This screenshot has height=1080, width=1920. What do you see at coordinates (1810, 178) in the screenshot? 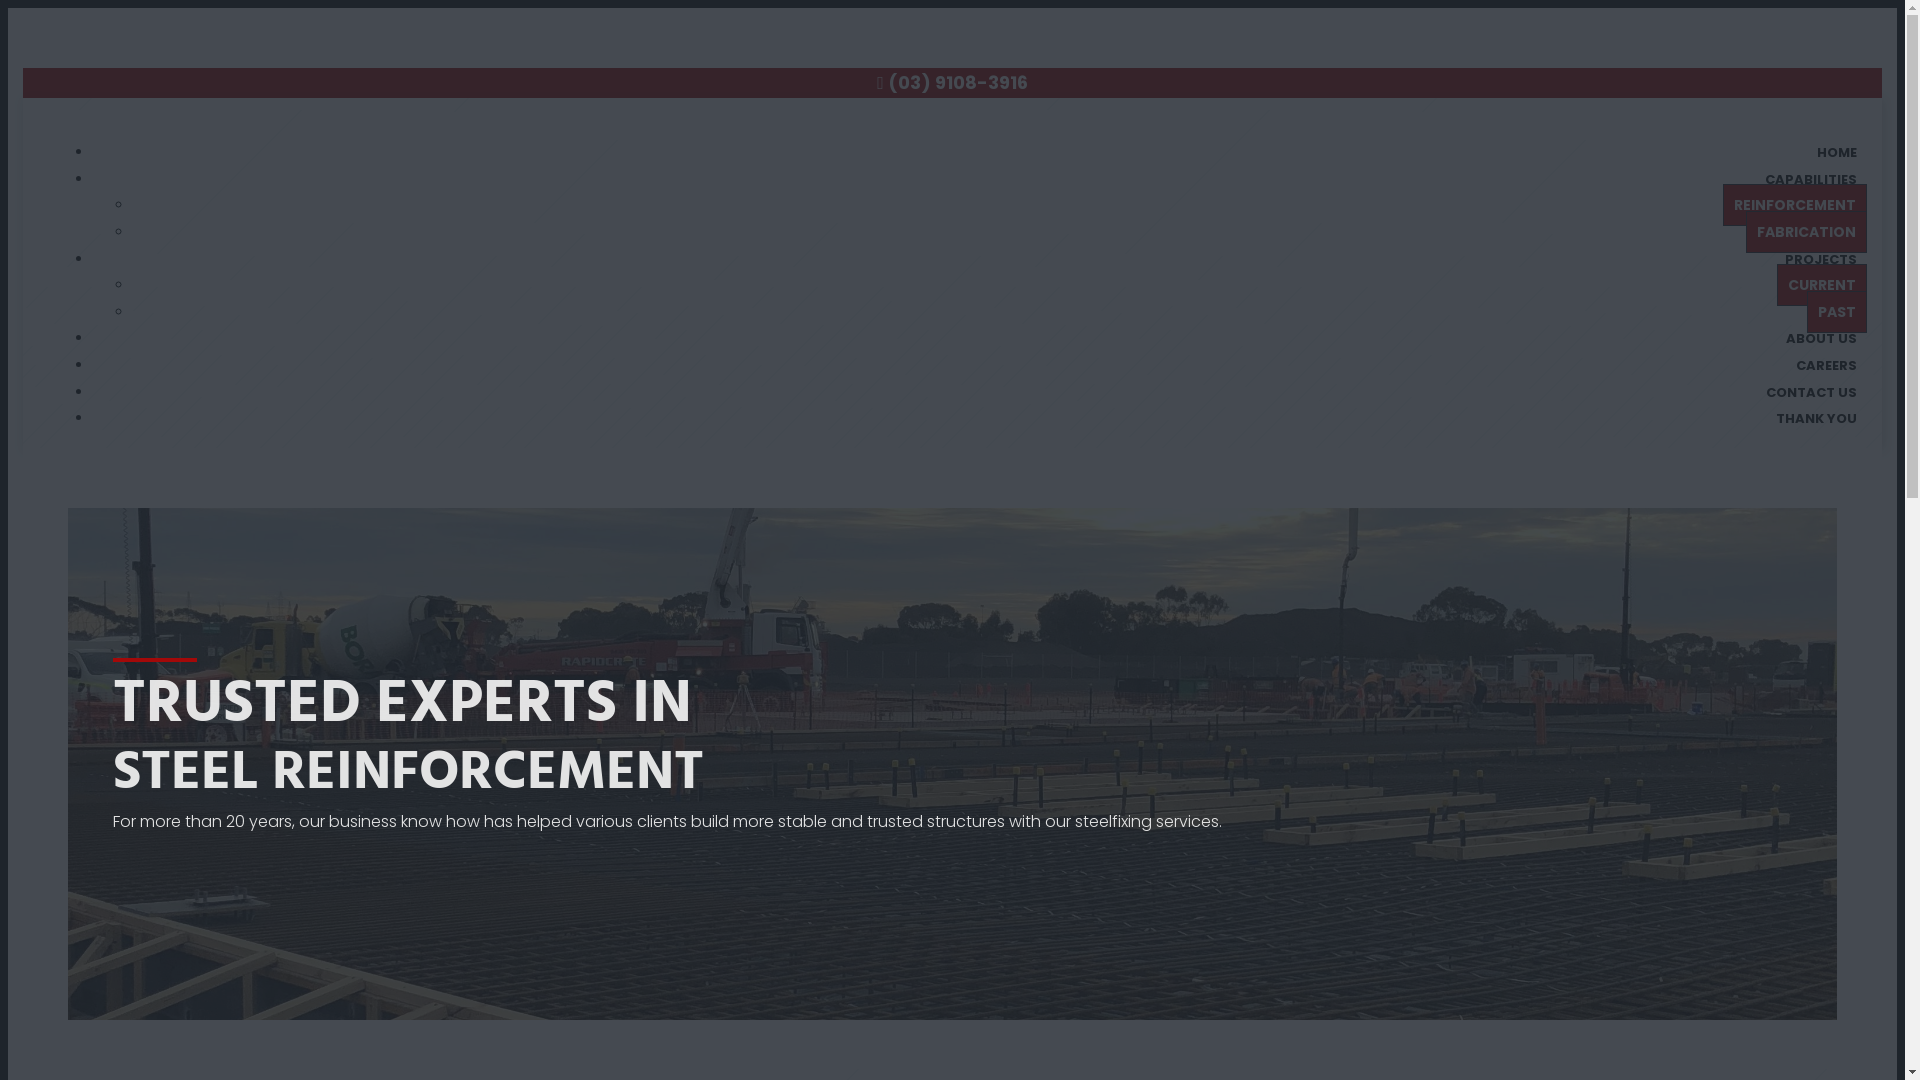
I see `'CAPABILITIES'` at bounding box center [1810, 178].